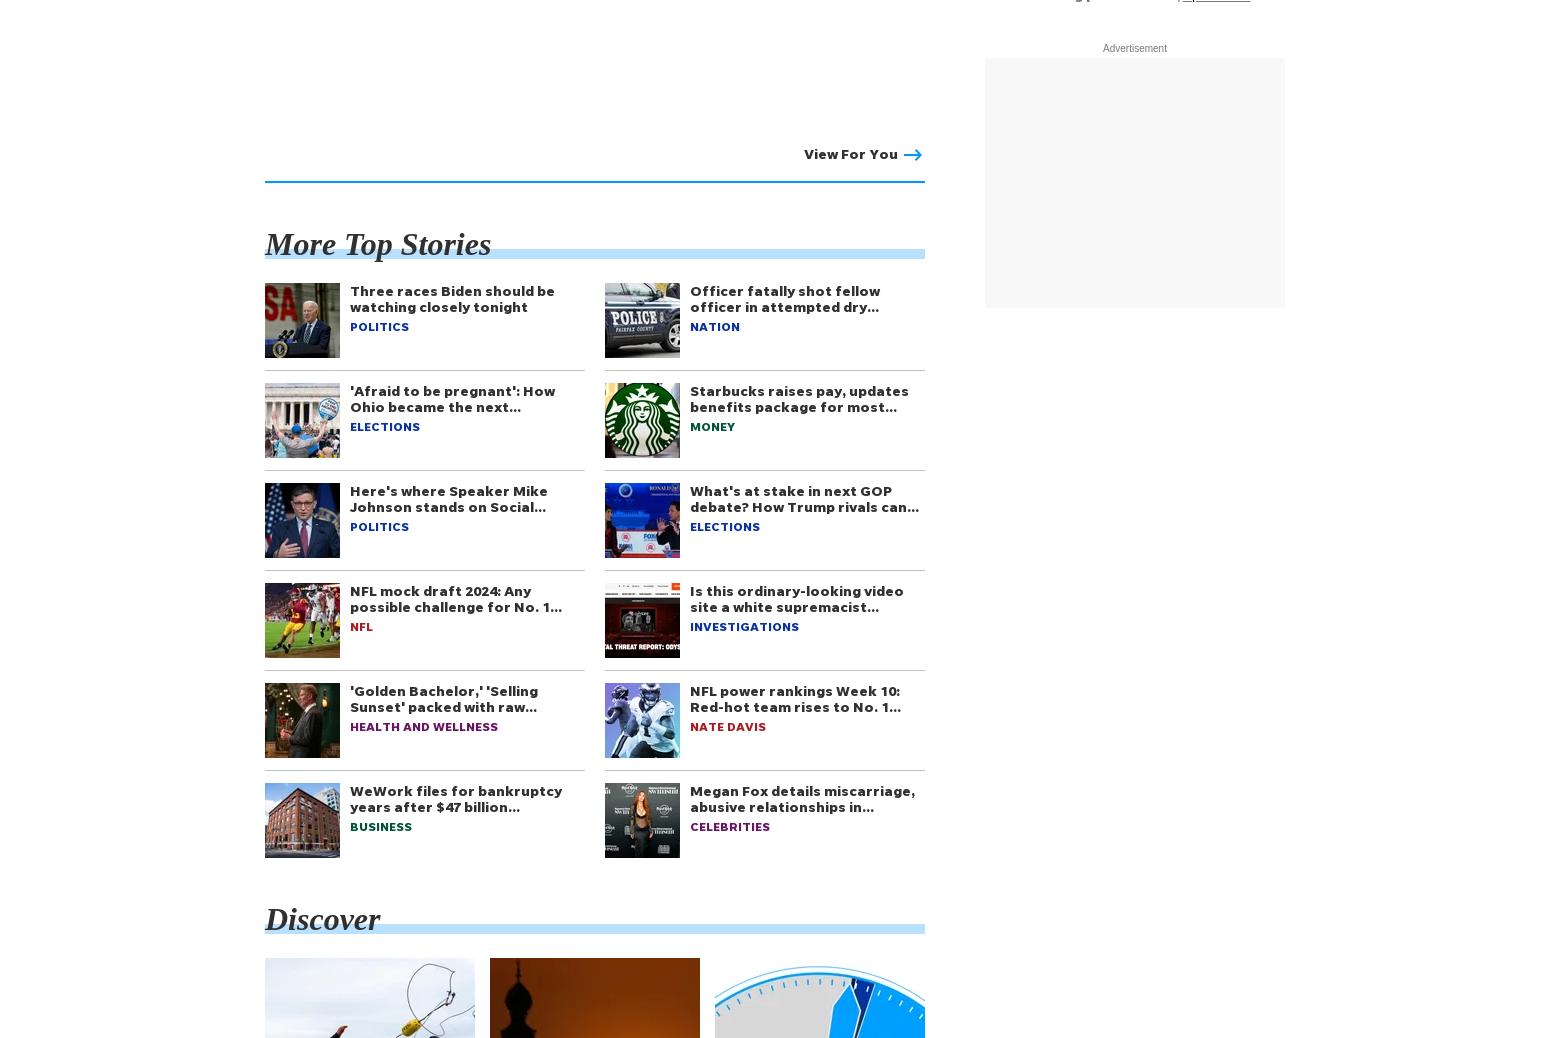  I want to click on 'WeWork files for bankruptcy years after $47 billion…', so click(456, 798).